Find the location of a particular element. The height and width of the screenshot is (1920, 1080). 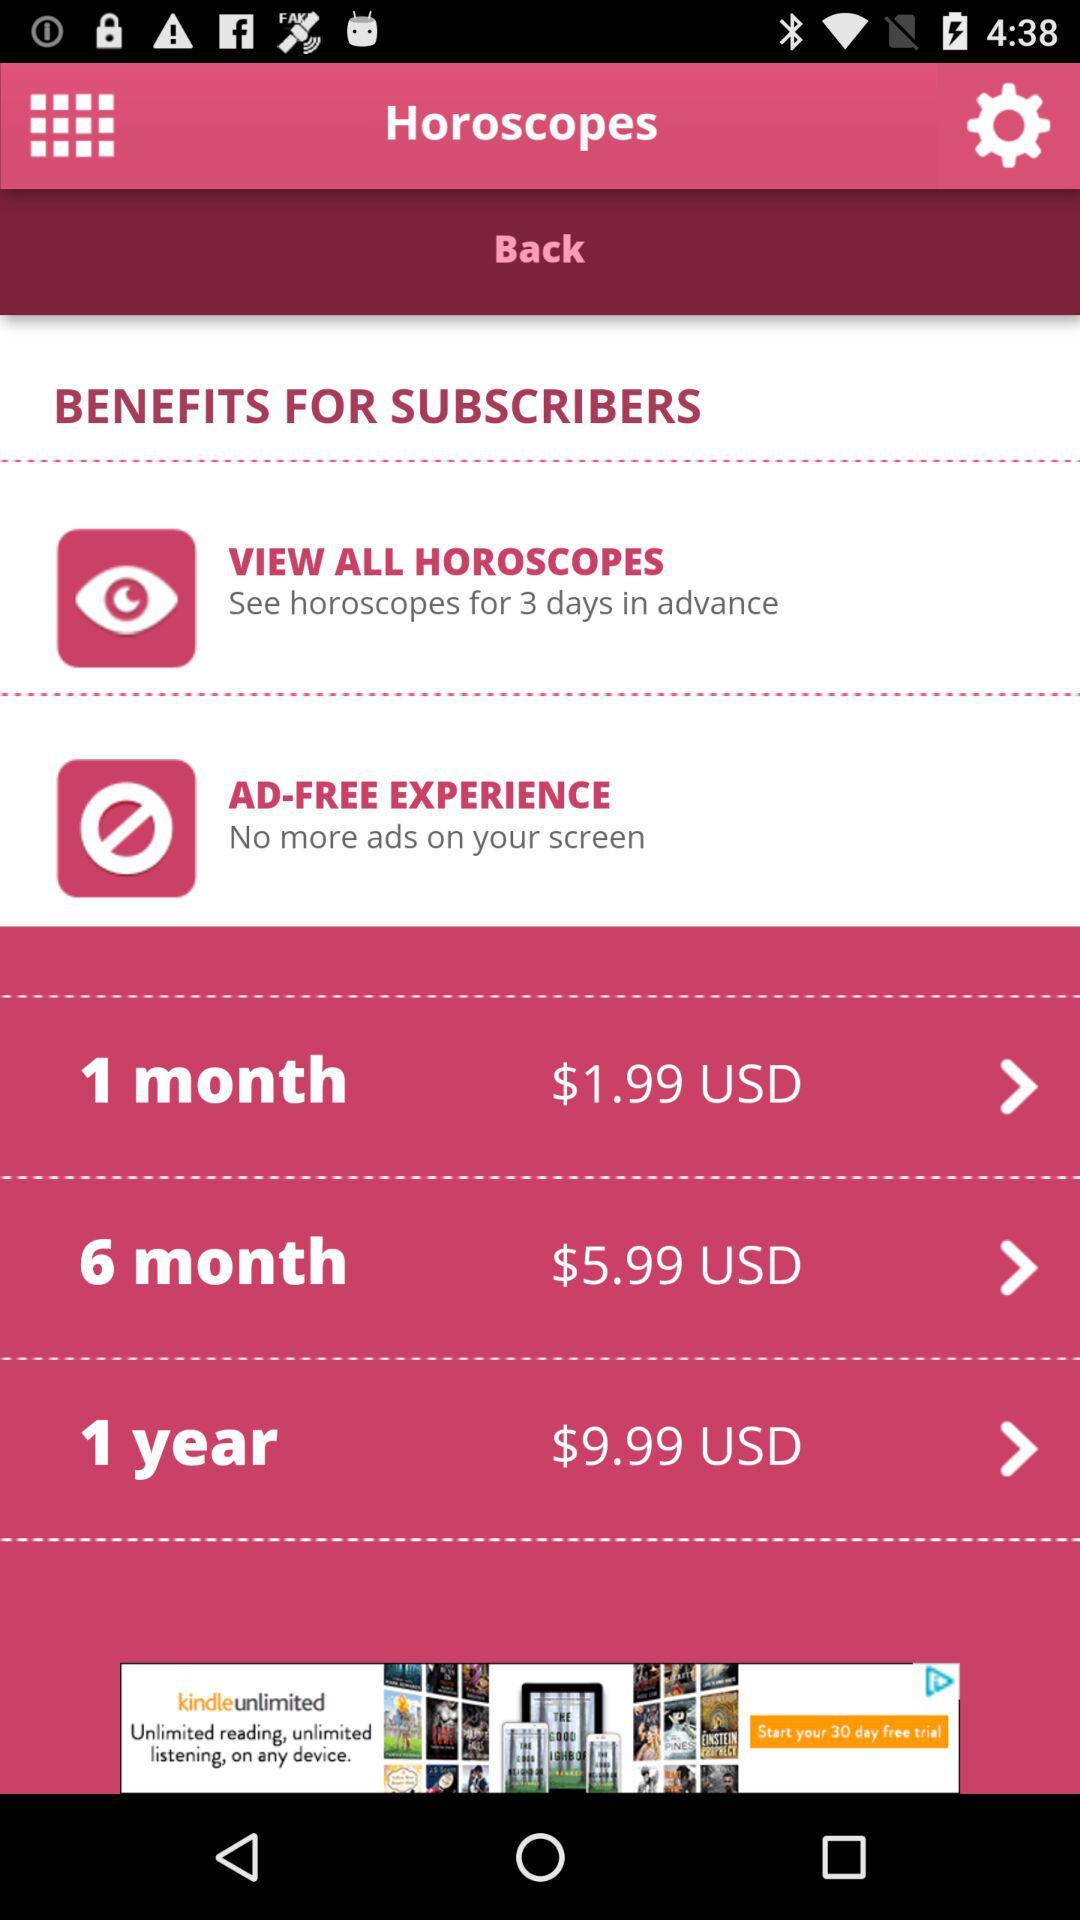

open advertisement is located at coordinates (540, 1727).